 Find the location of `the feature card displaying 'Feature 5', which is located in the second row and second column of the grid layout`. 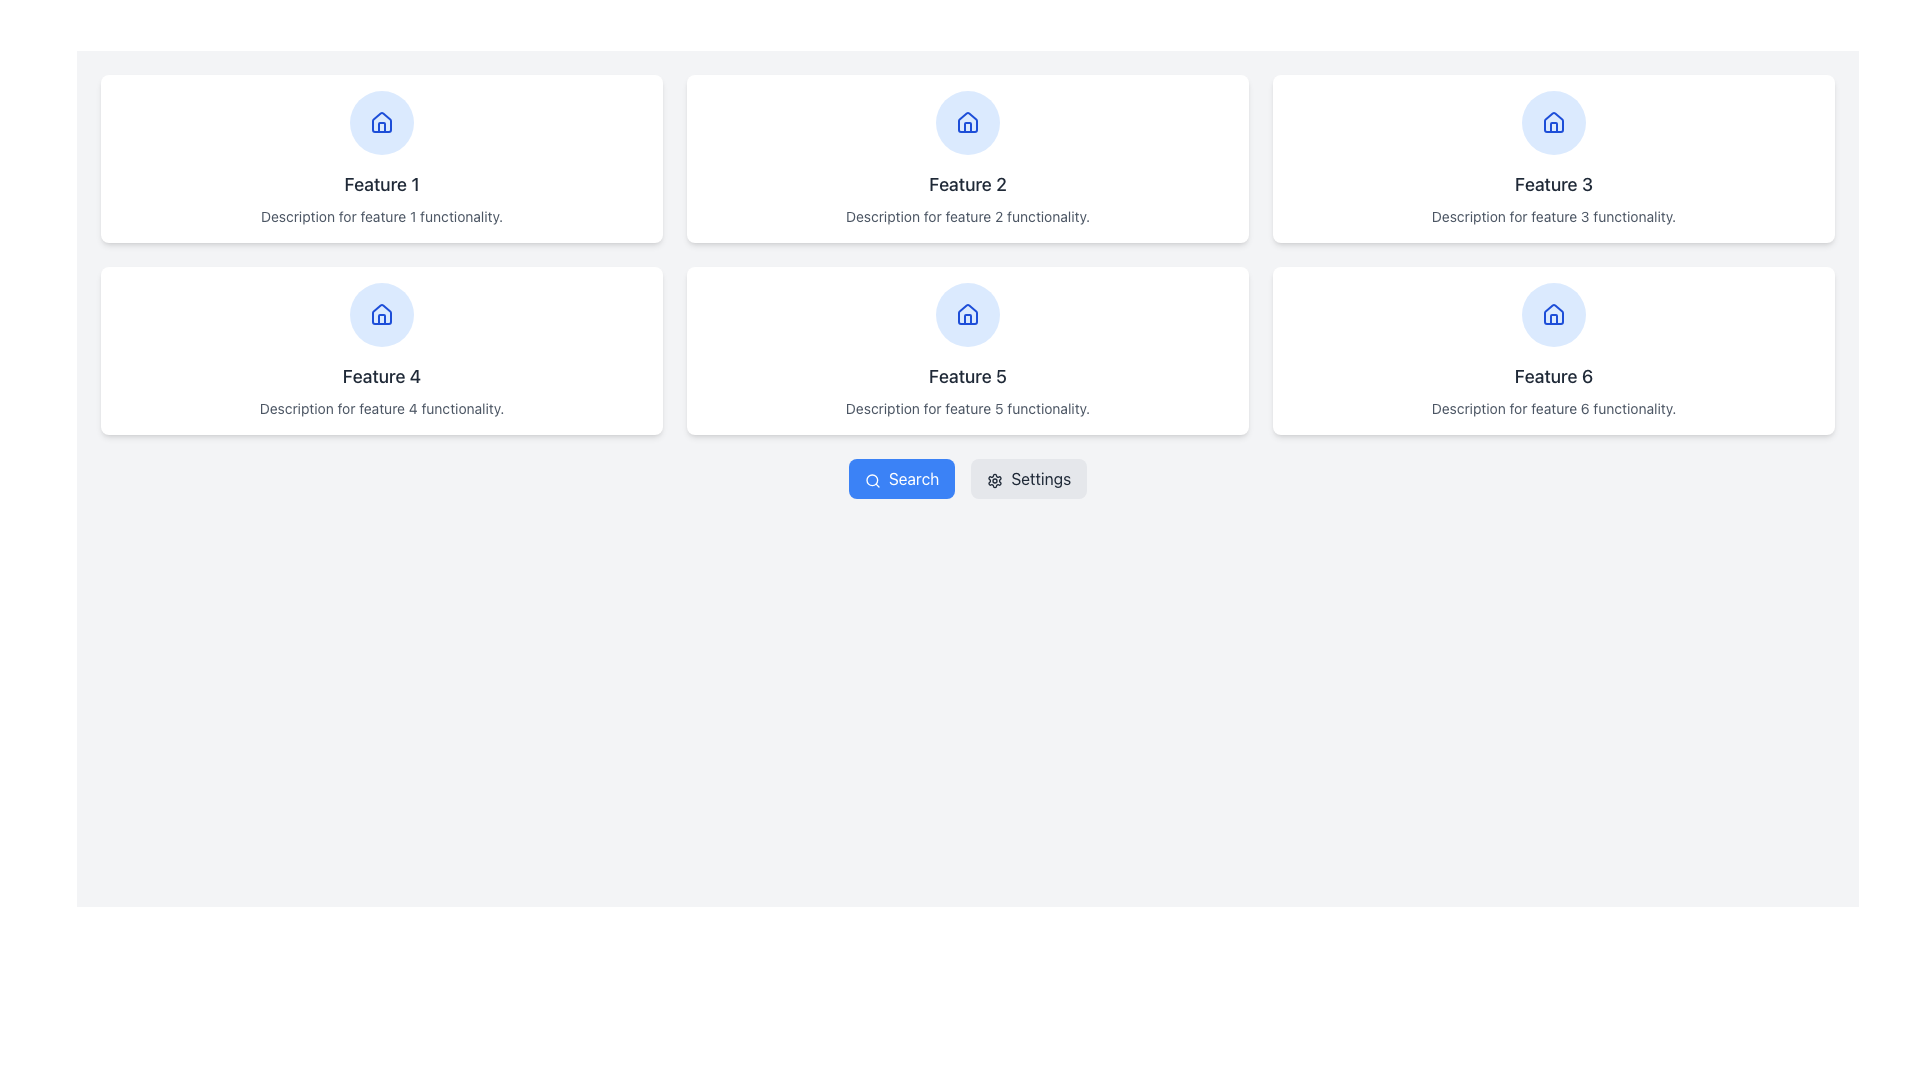

the feature card displaying 'Feature 5', which is located in the second row and second column of the grid layout is located at coordinates (968, 350).